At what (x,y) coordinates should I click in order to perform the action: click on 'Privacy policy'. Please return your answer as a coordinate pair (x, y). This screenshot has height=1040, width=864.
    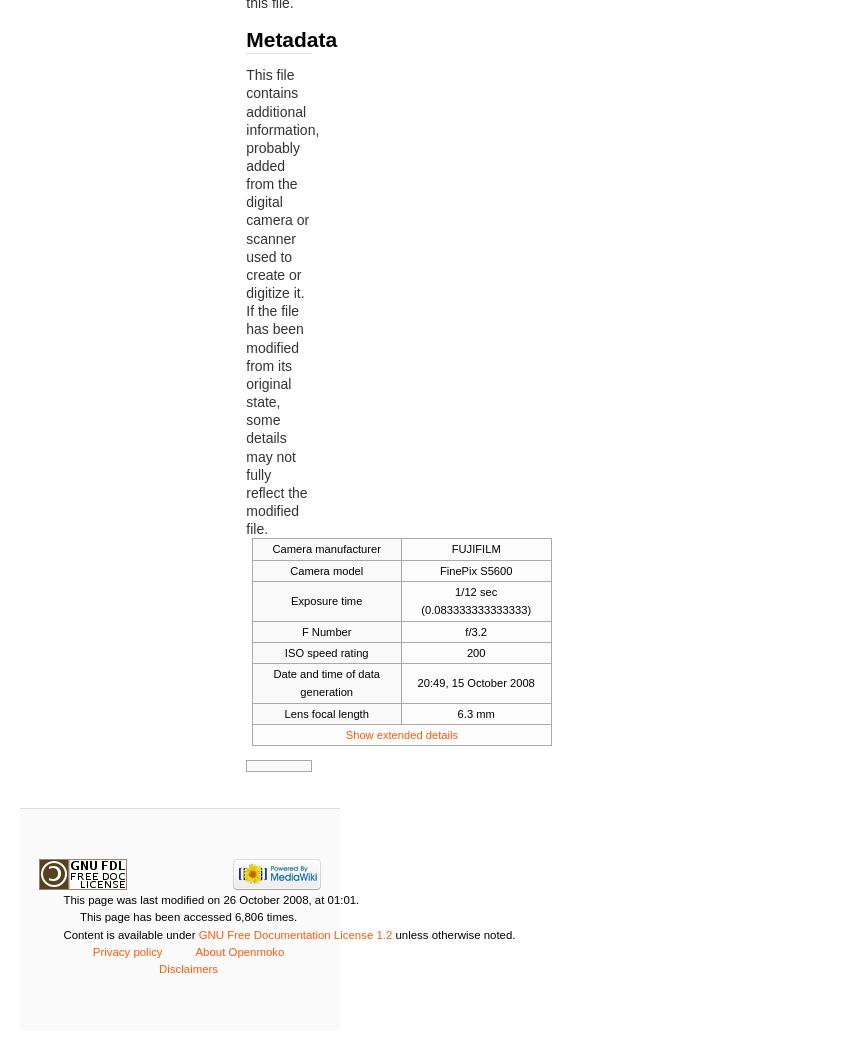
    Looking at the image, I should click on (92, 950).